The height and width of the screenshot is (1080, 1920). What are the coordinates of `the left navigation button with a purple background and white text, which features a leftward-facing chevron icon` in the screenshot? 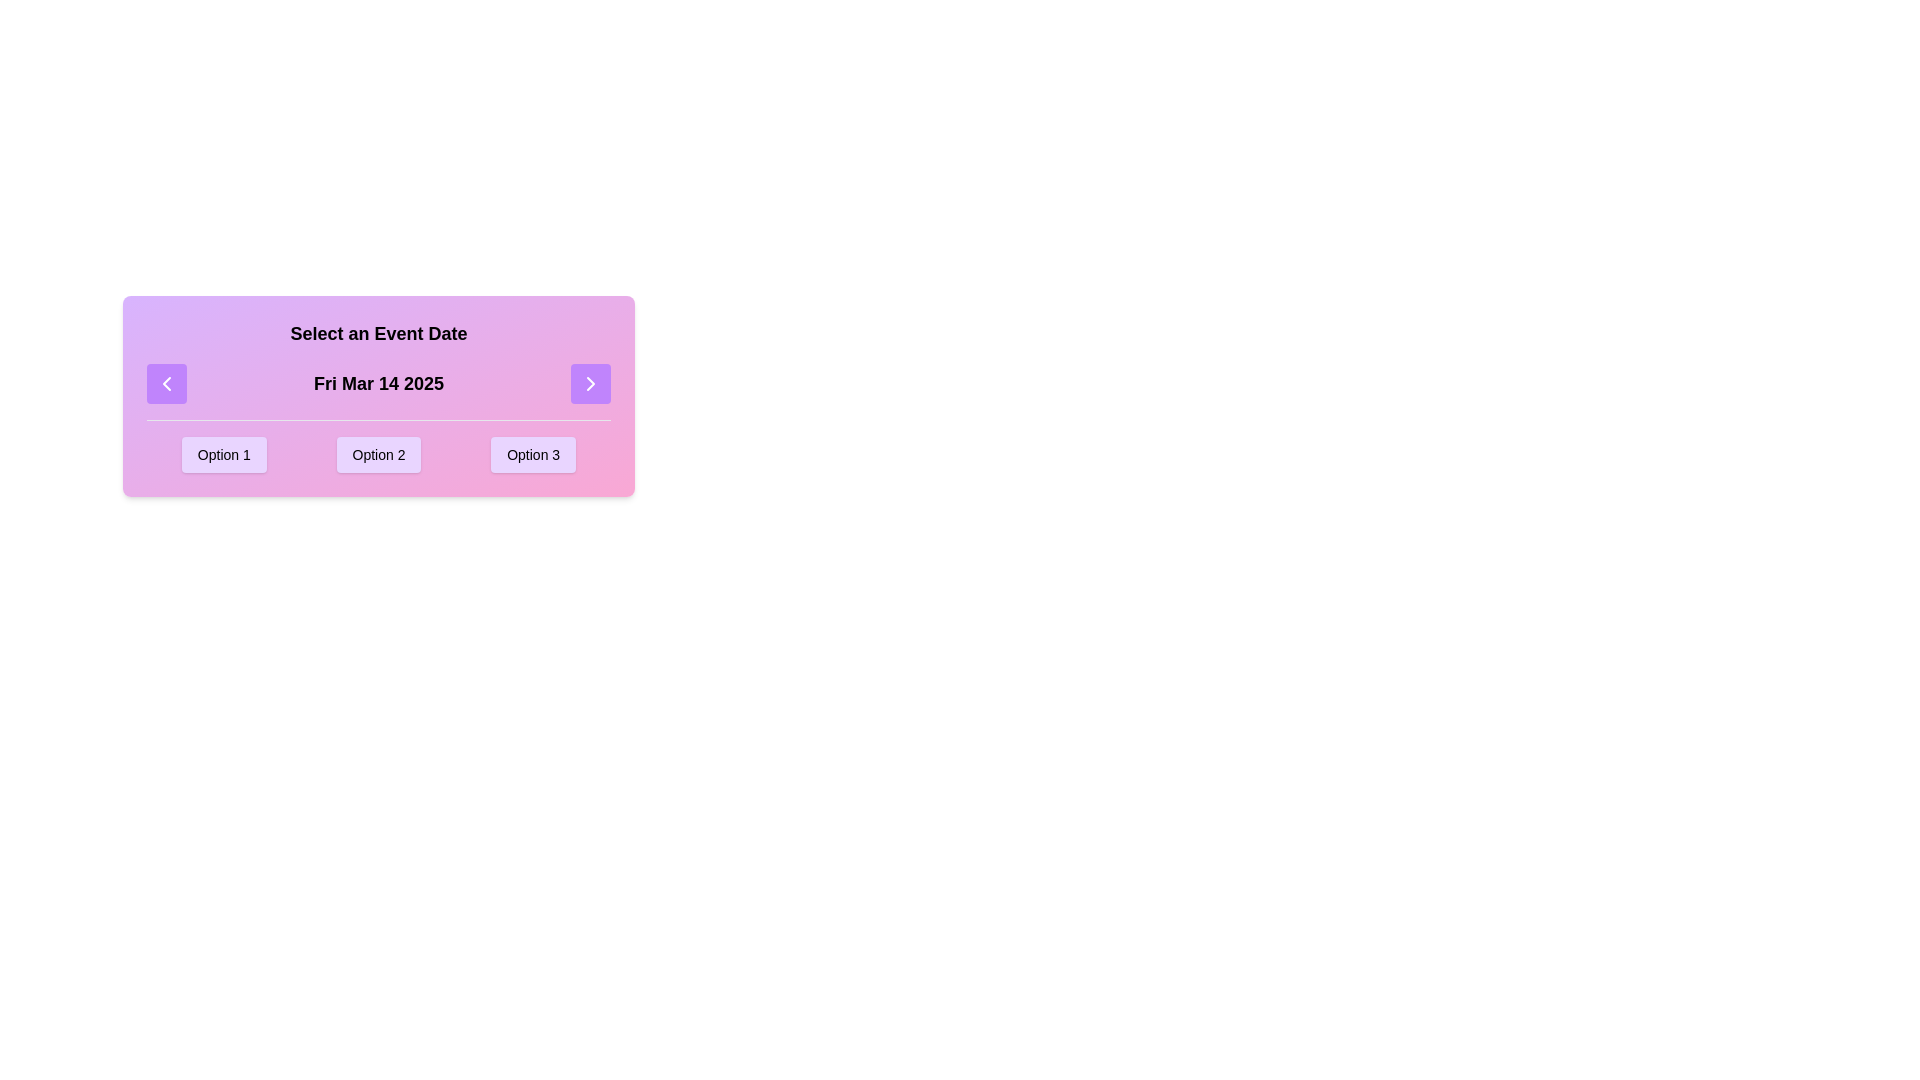 It's located at (167, 384).